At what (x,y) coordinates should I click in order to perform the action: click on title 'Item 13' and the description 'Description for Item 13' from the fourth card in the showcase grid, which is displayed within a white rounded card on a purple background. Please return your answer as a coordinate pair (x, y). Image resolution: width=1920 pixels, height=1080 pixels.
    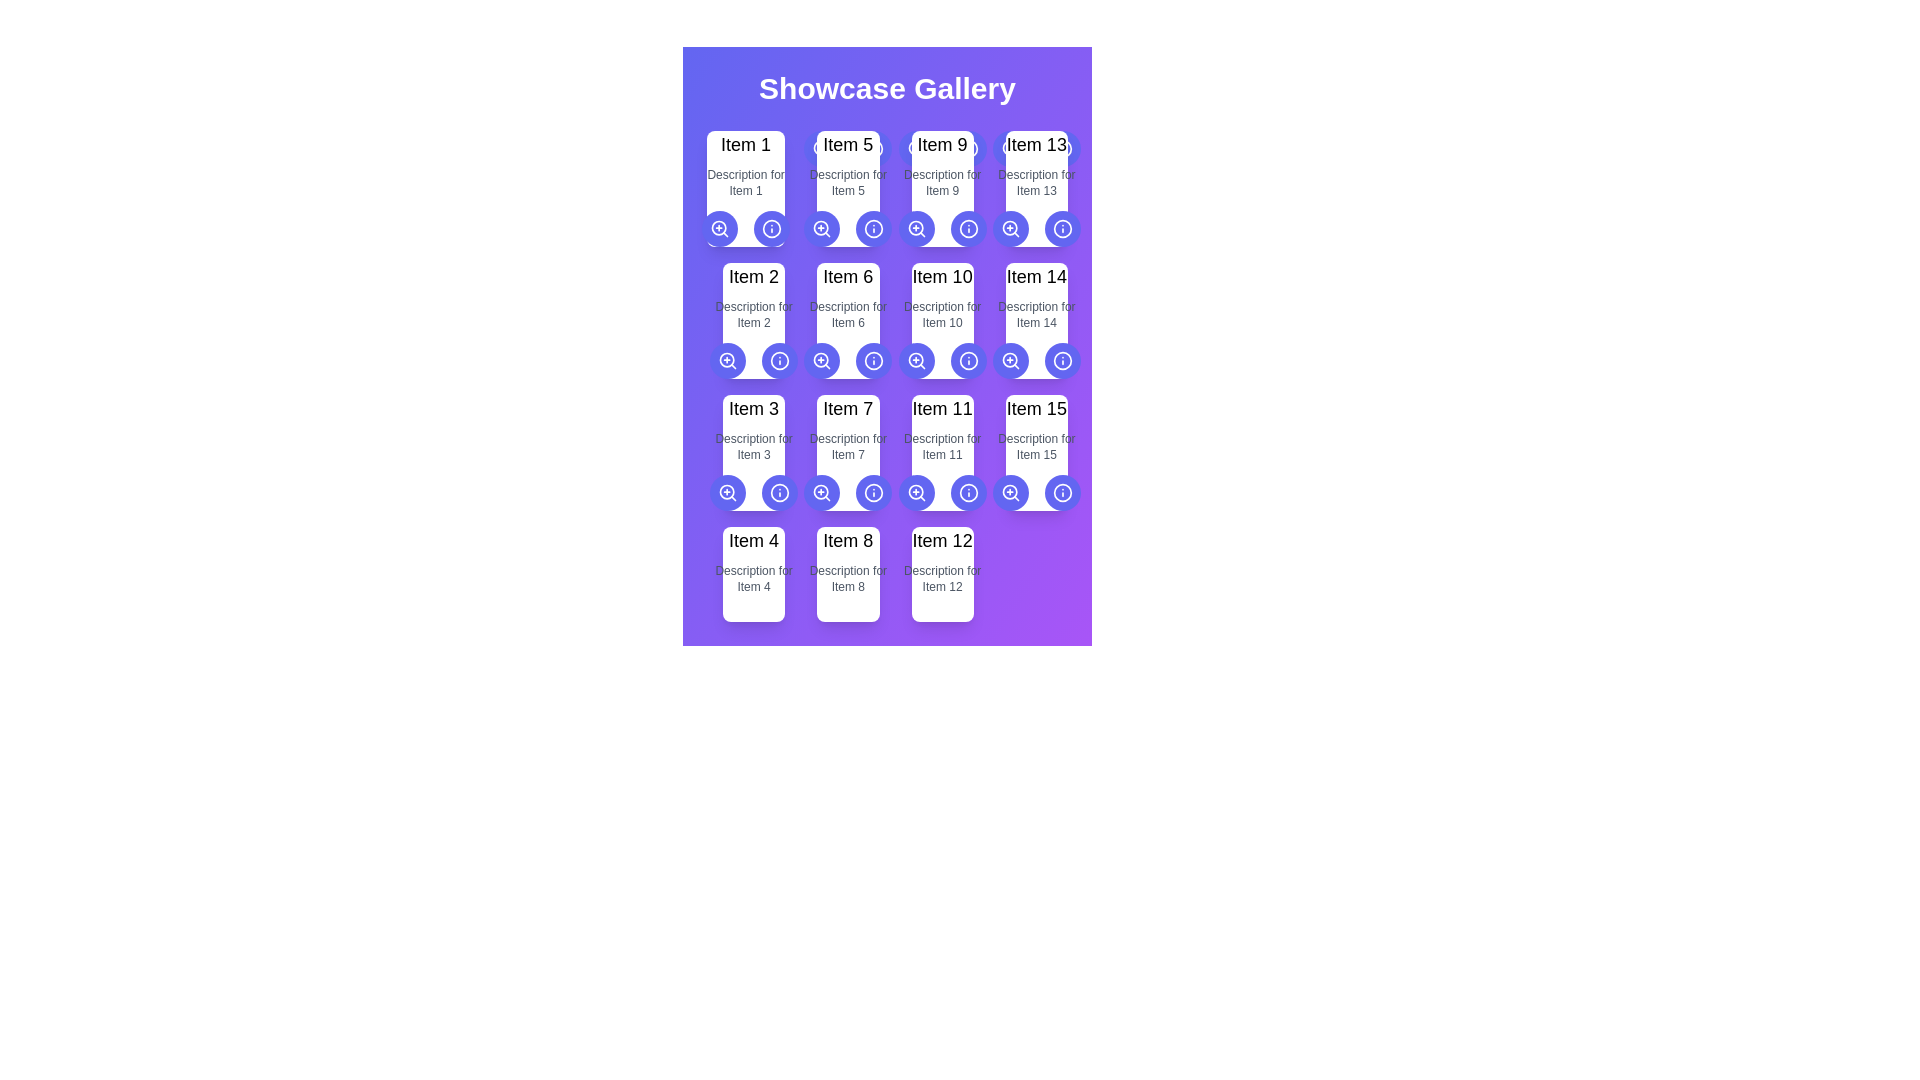
    Looking at the image, I should click on (1036, 189).